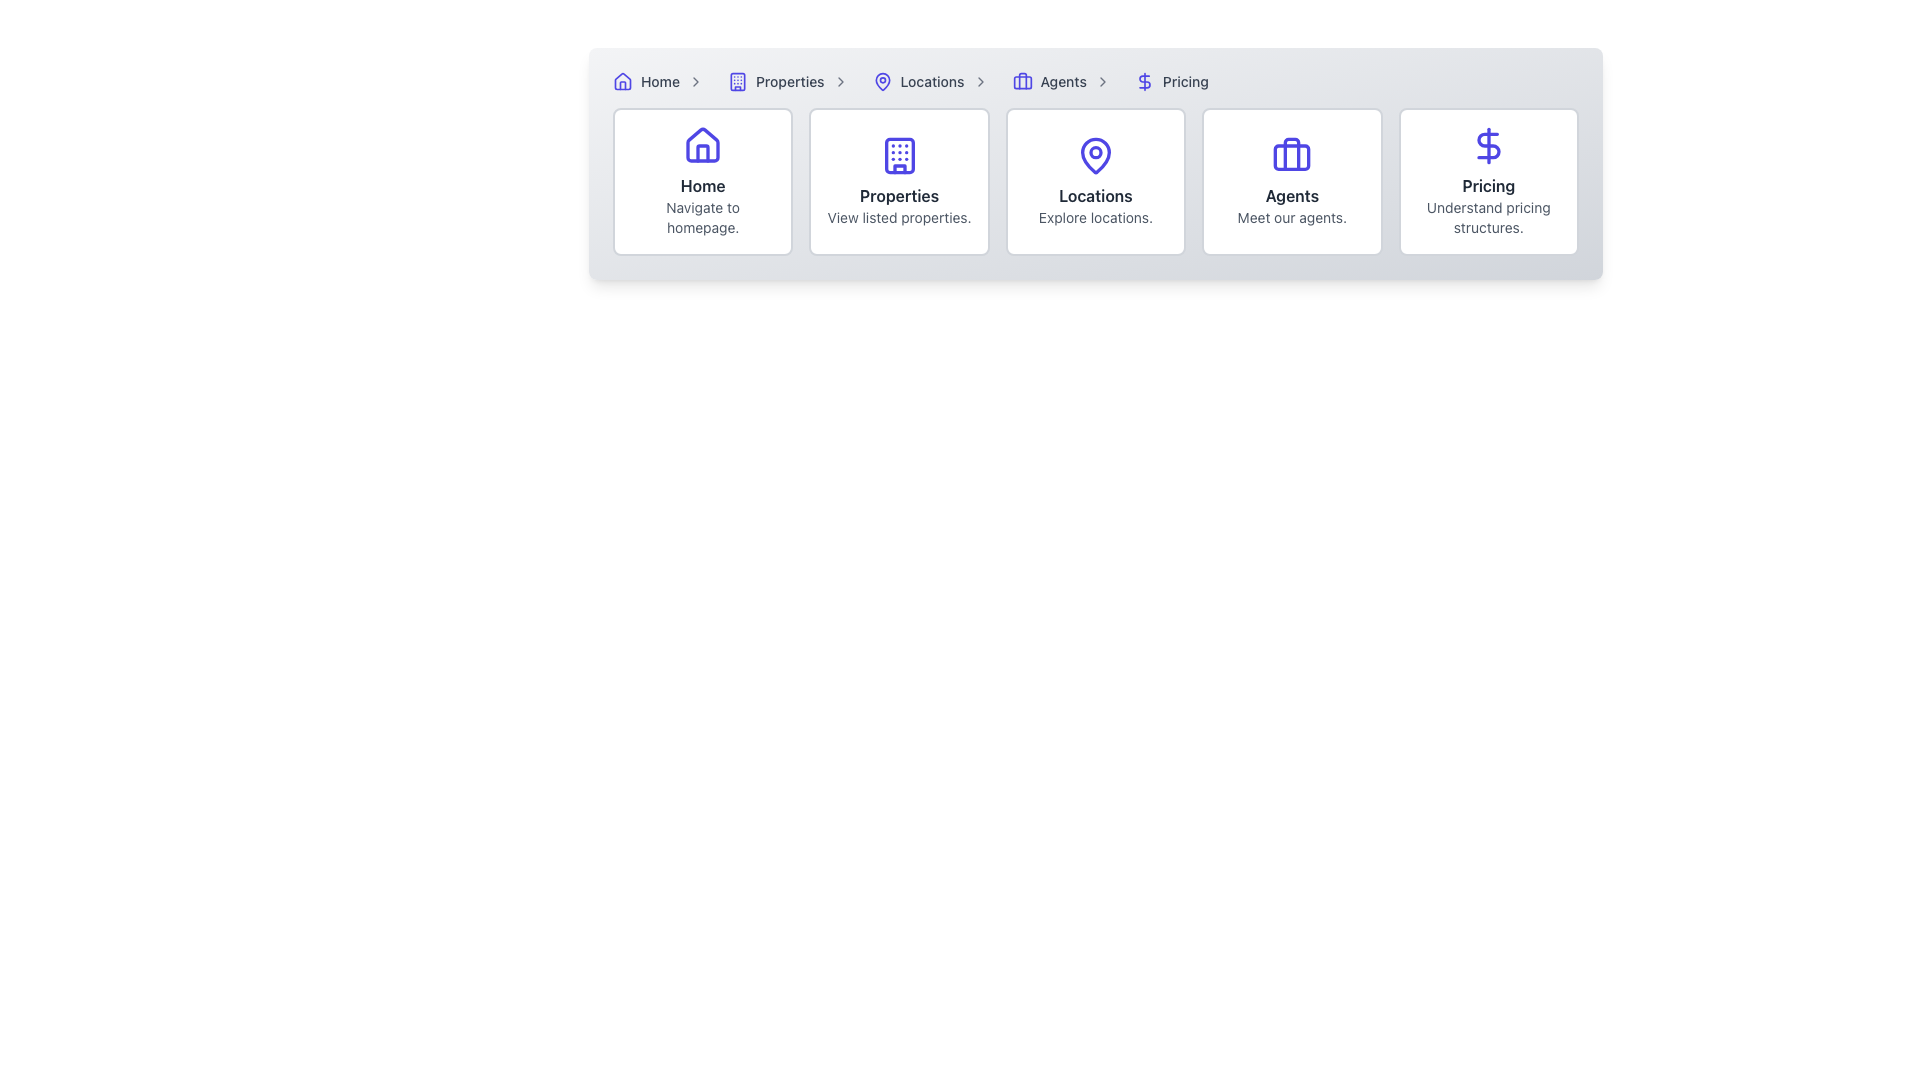  I want to click on the 'Agents' hyperlink located in the top center navigation bar, which is the fifth item following 'Locations' and preceding 'Pricing', so click(1062, 80).